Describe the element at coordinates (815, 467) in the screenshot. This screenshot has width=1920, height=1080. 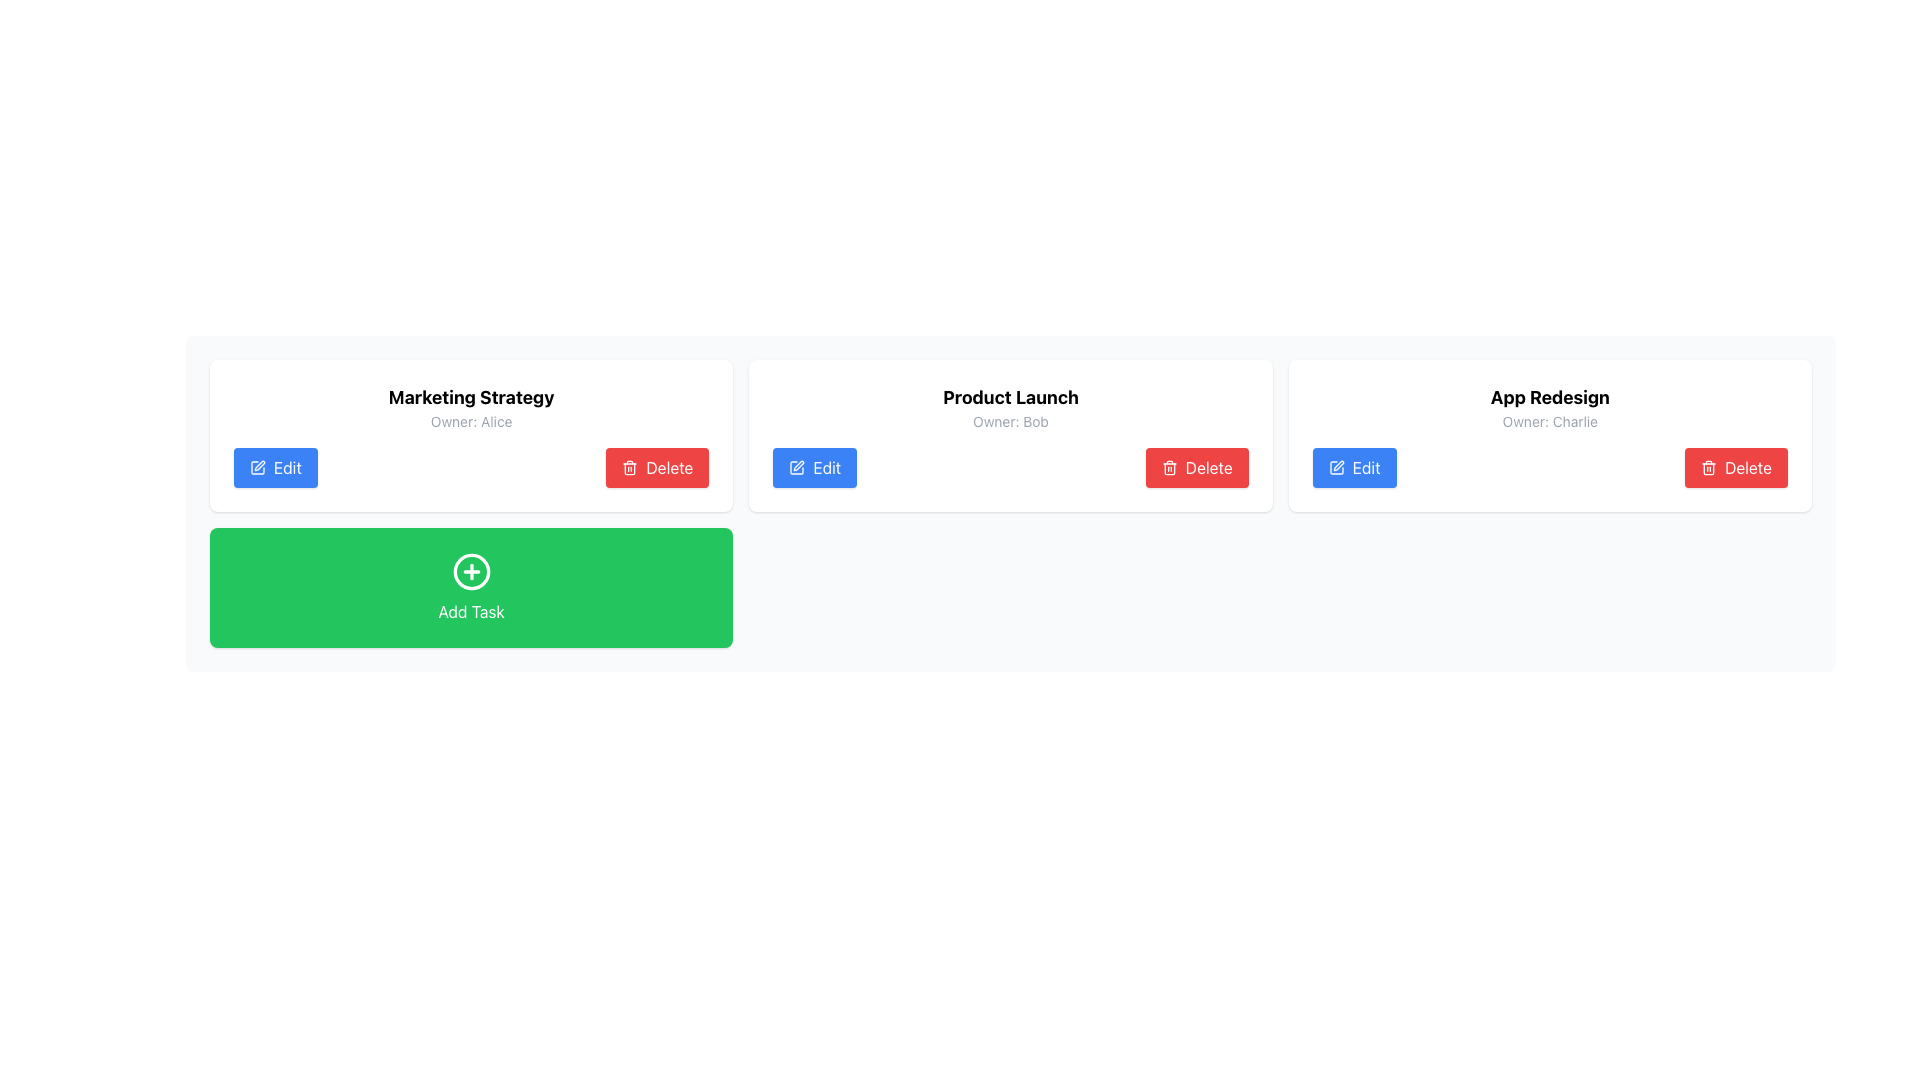
I see `the blue 'Edit' button with a pen icon to initiate editing` at that location.